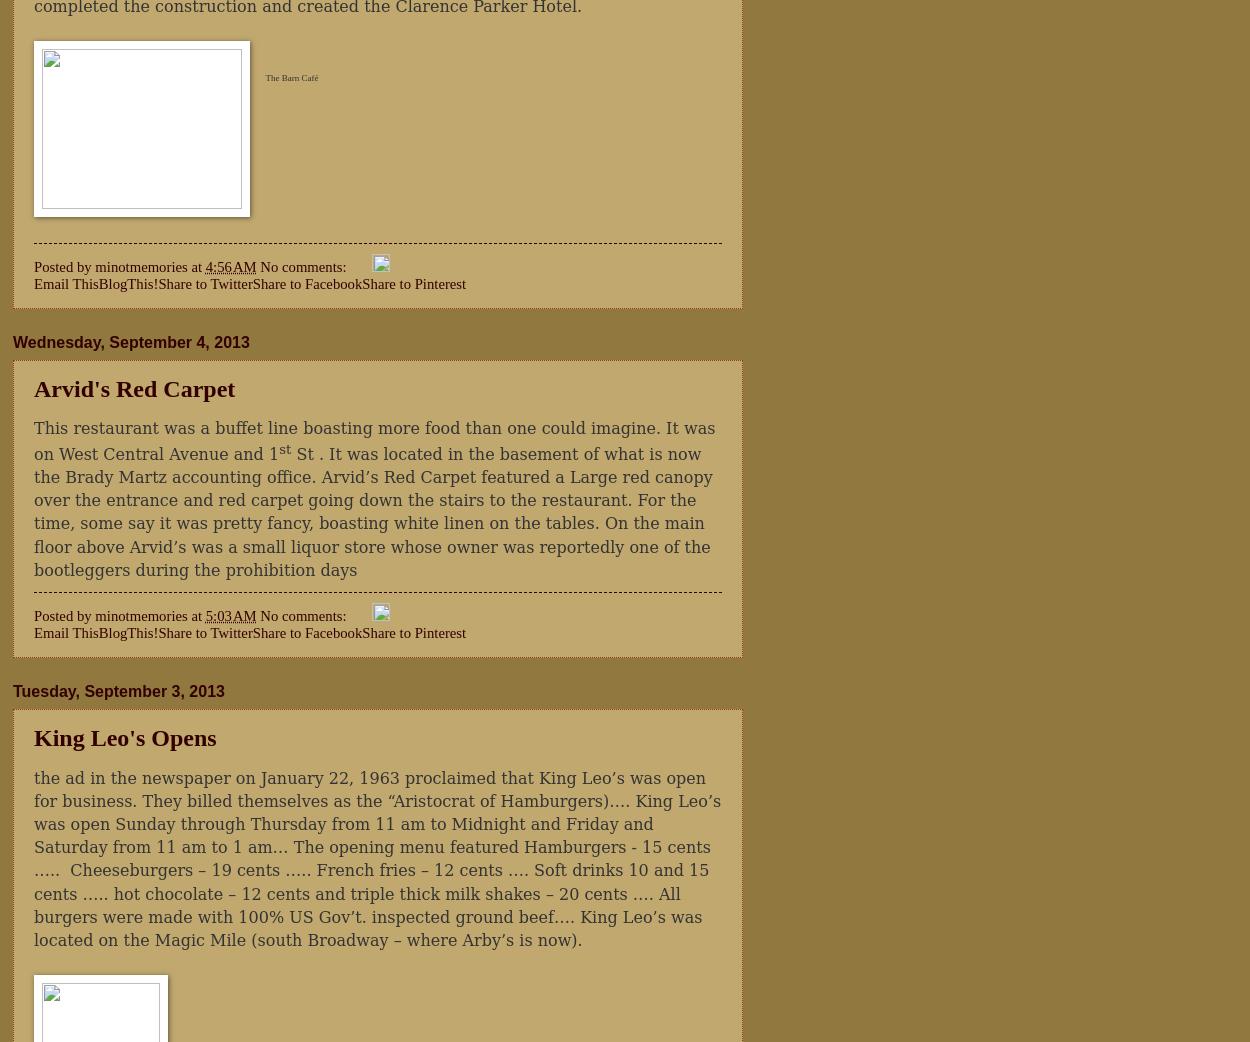 The image size is (1250, 1042). I want to click on 'Wednesday, September 4, 2013', so click(131, 341).